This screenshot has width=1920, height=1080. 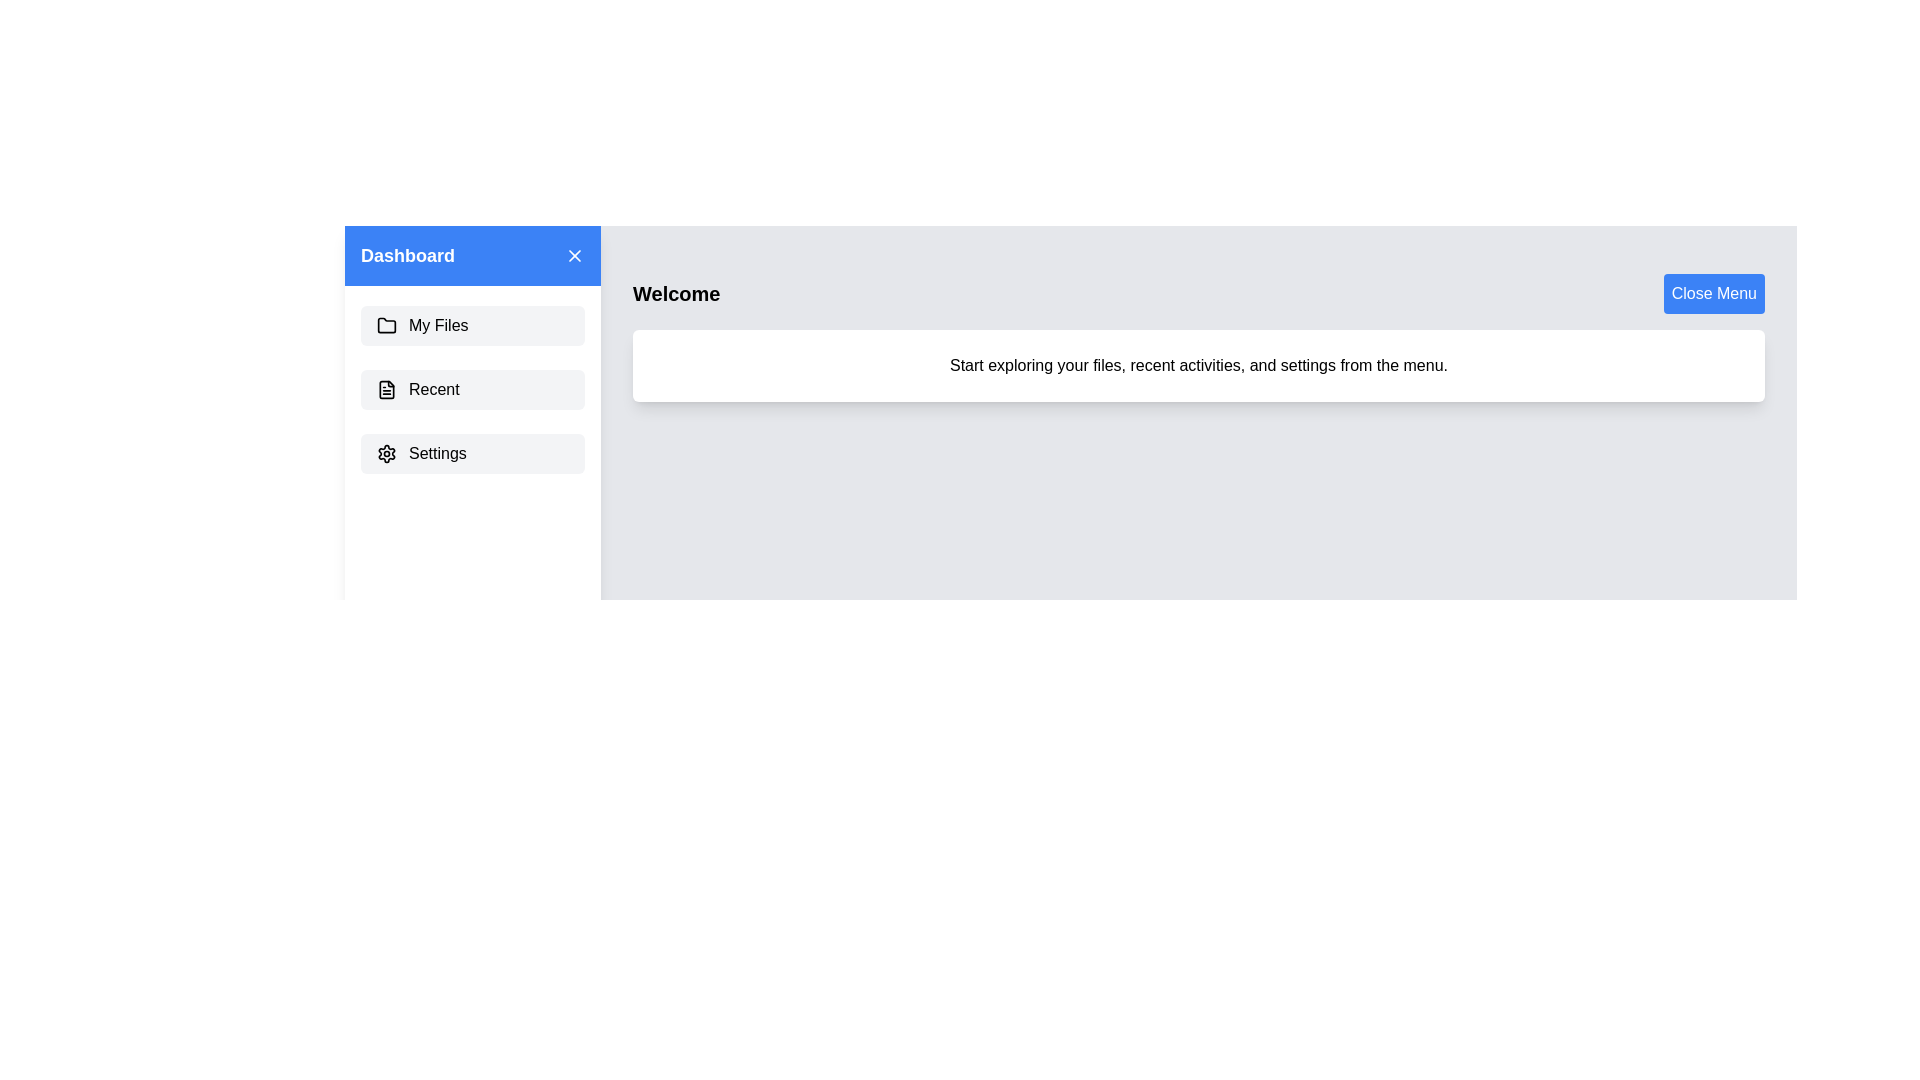 What do you see at coordinates (574, 254) in the screenshot?
I see `the button in the menu header to toggle the drawer visibility` at bounding box center [574, 254].